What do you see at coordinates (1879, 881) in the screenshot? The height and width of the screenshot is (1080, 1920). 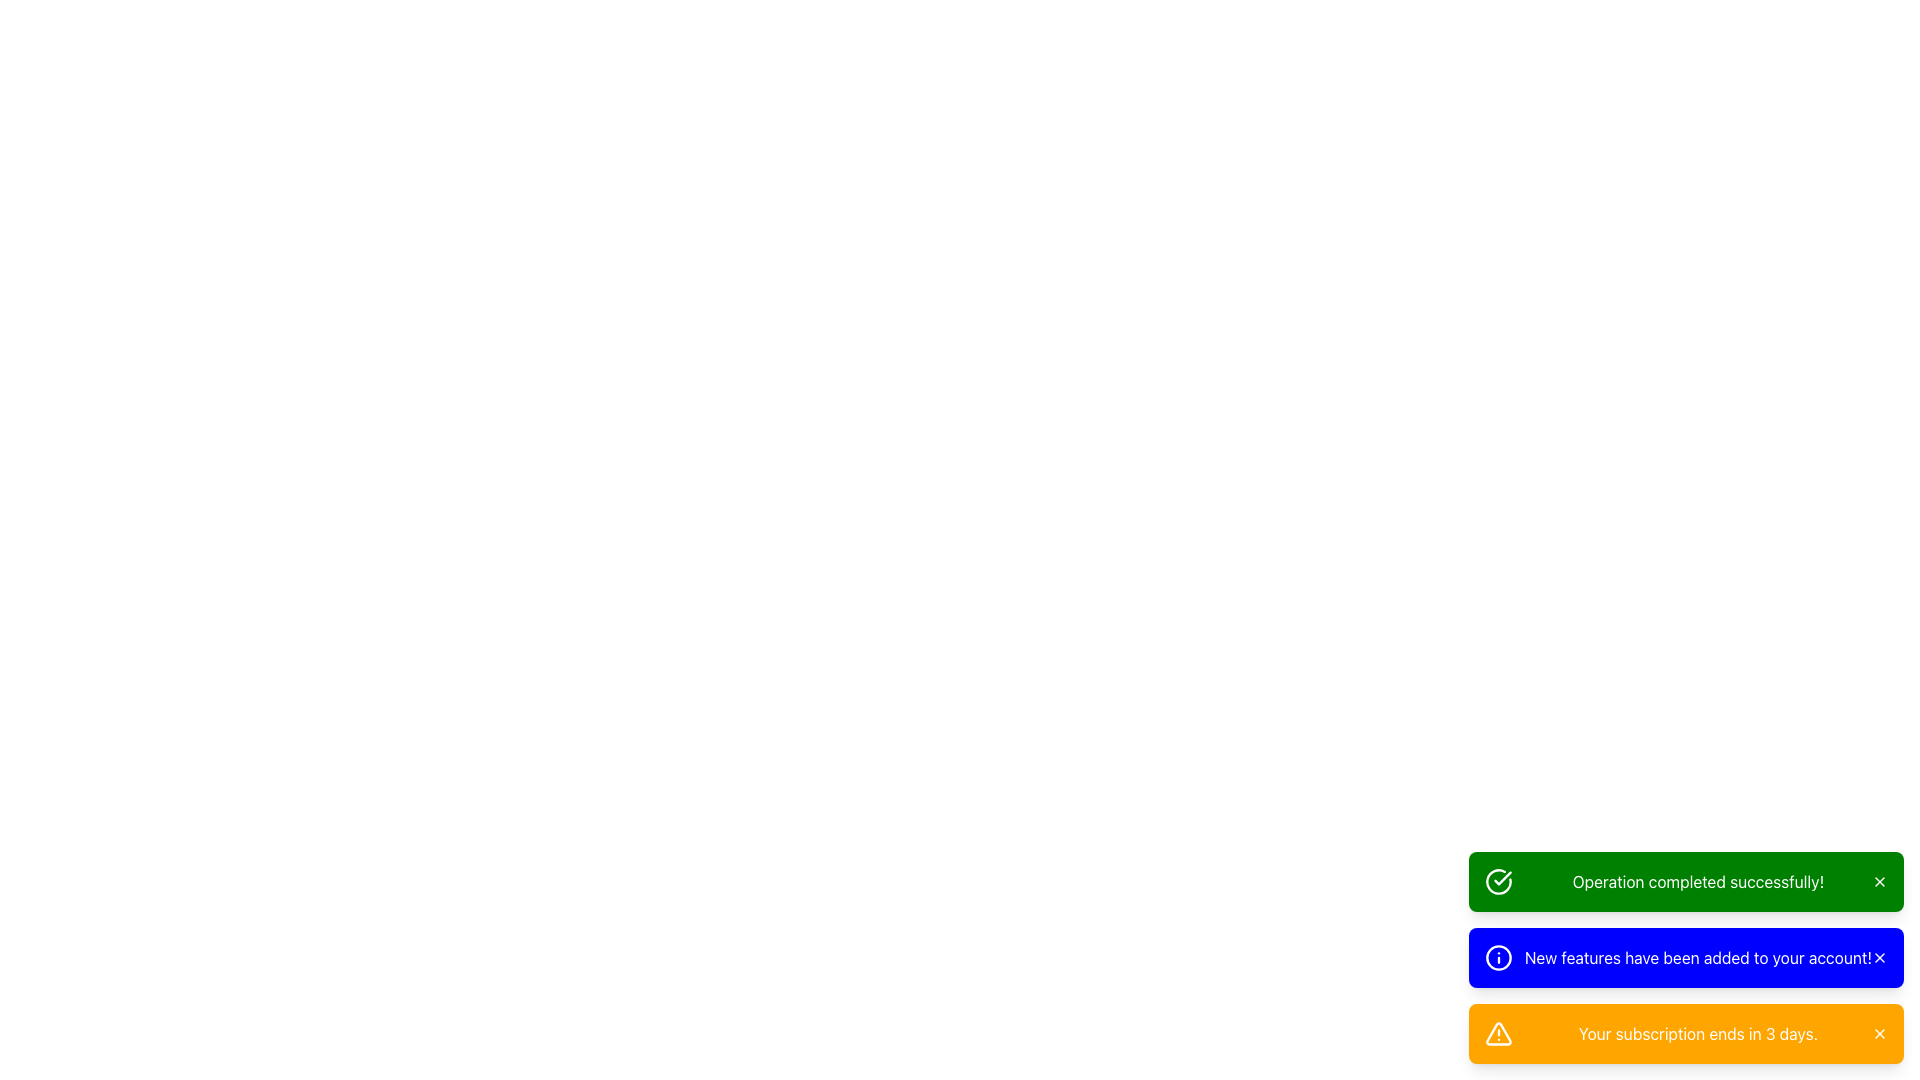 I see `the close button located at the extreme right of the green notification bar that dismisses the notification message 'Operation completed successfully!'` at bounding box center [1879, 881].